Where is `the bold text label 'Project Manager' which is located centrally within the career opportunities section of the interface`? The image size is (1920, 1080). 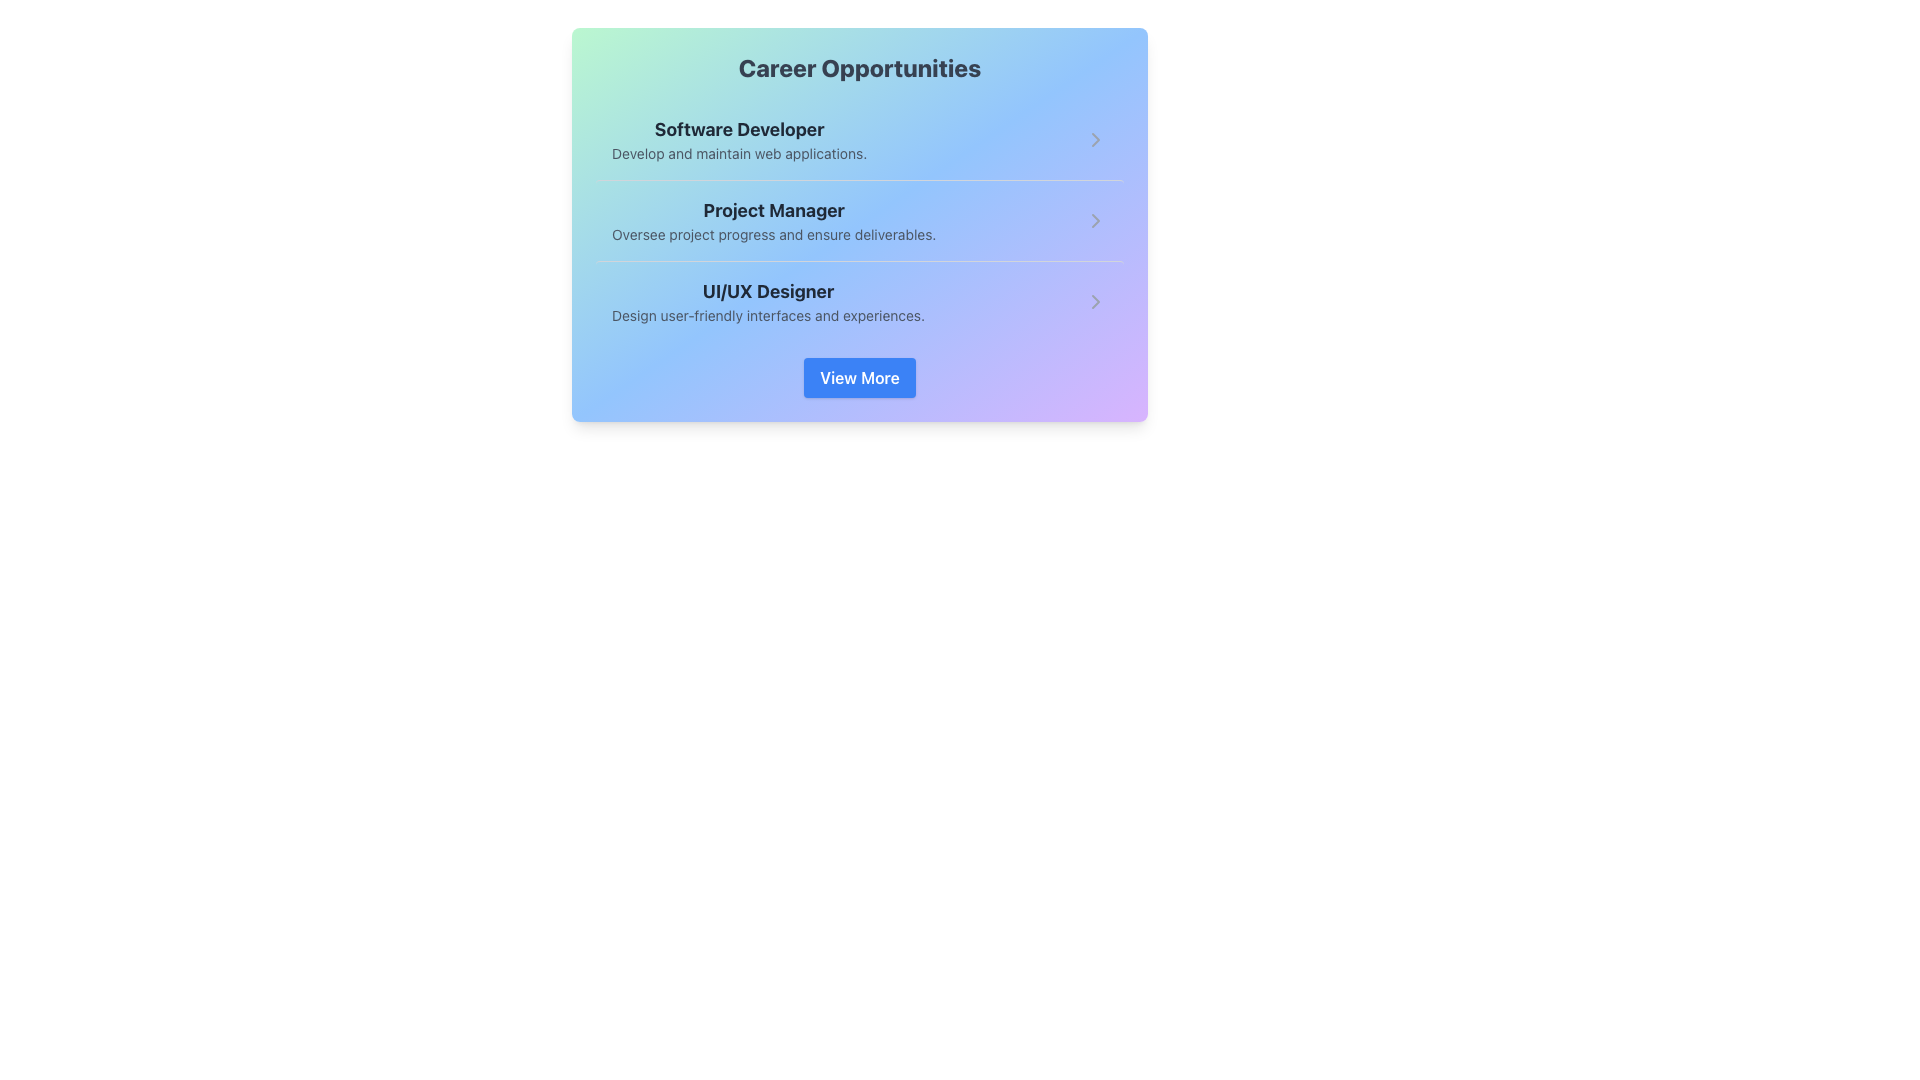
the bold text label 'Project Manager' which is located centrally within the career opportunities section of the interface is located at coordinates (773, 211).